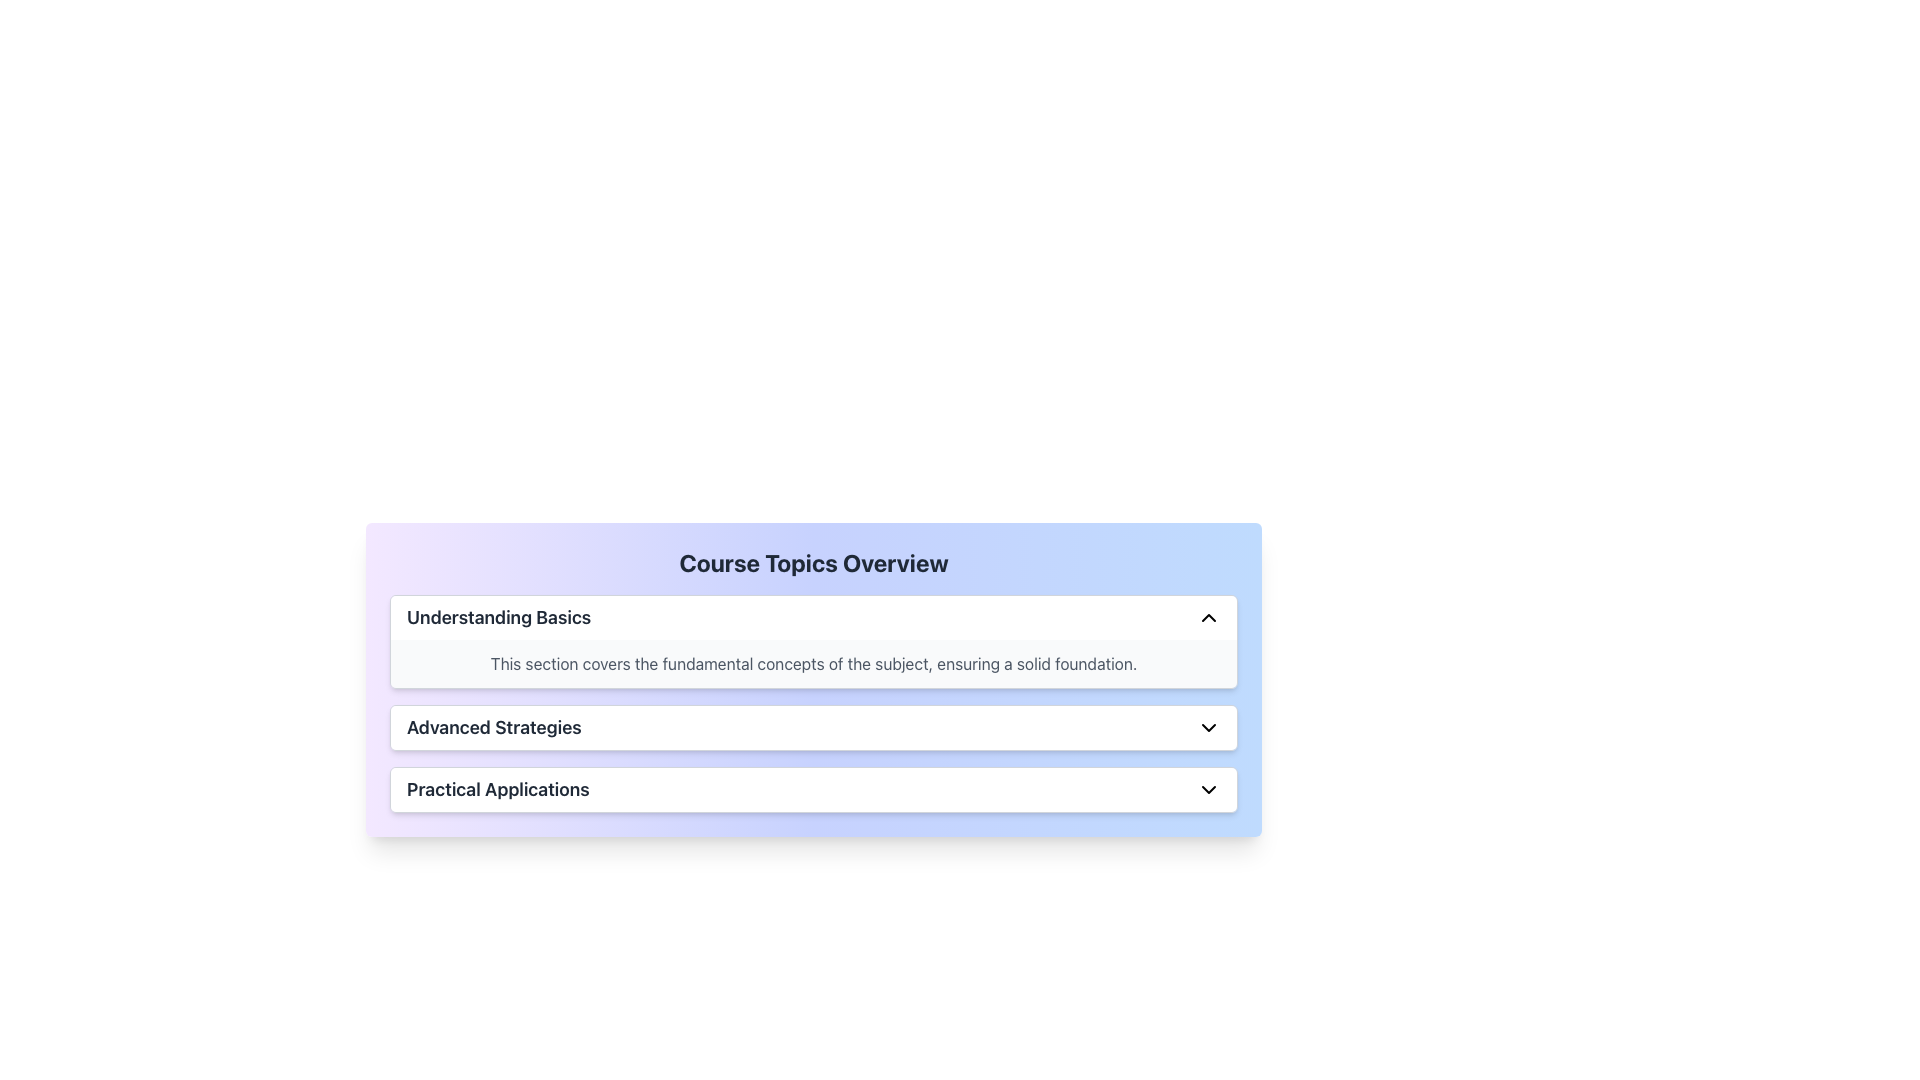 This screenshot has height=1080, width=1920. Describe the element at coordinates (814, 616) in the screenshot. I see `the toggle button in the 'Course Topics Overview' section` at that location.